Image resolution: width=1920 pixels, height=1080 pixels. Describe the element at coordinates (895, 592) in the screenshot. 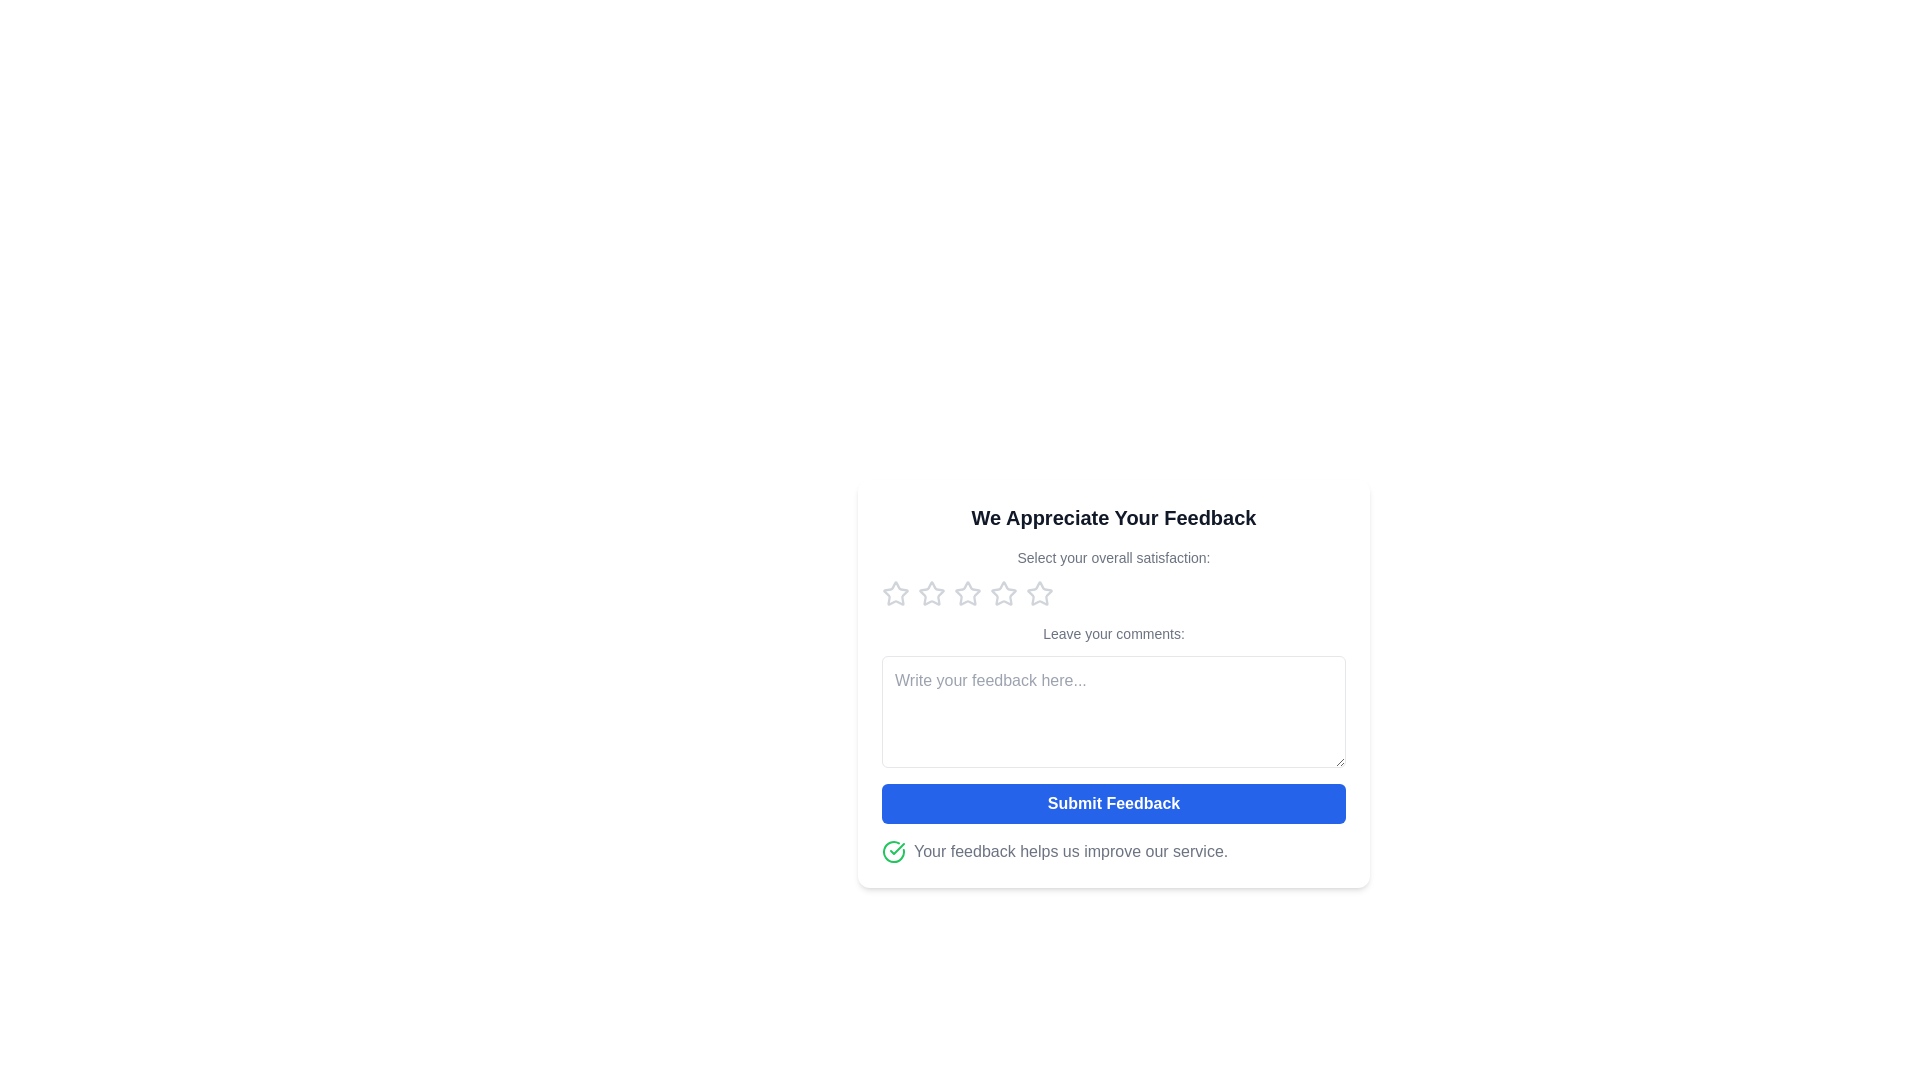

I see `the first star-shaped rating icon with a gray outline located near the top of the feedback form section` at that location.